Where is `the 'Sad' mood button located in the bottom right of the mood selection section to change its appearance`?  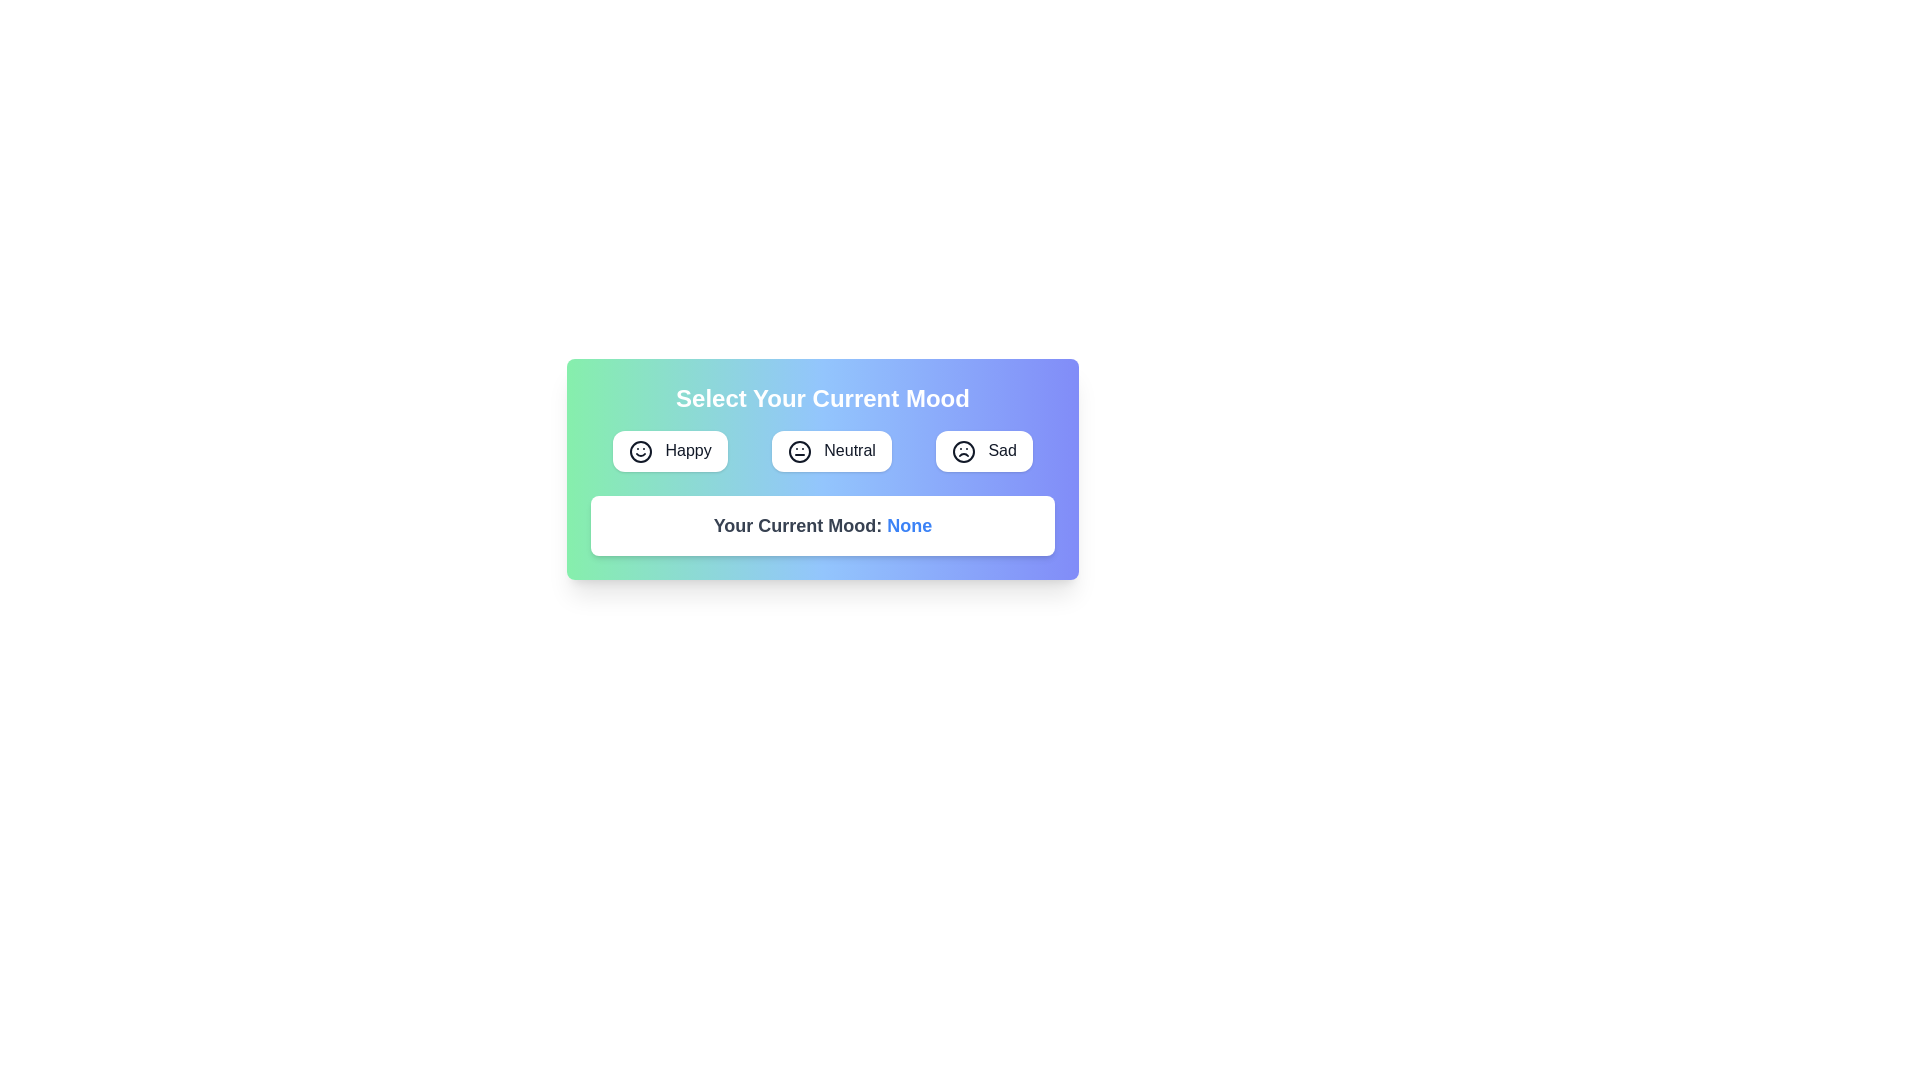
the 'Sad' mood button located in the bottom right of the mood selection section to change its appearance is located at coordinates (984, 451).